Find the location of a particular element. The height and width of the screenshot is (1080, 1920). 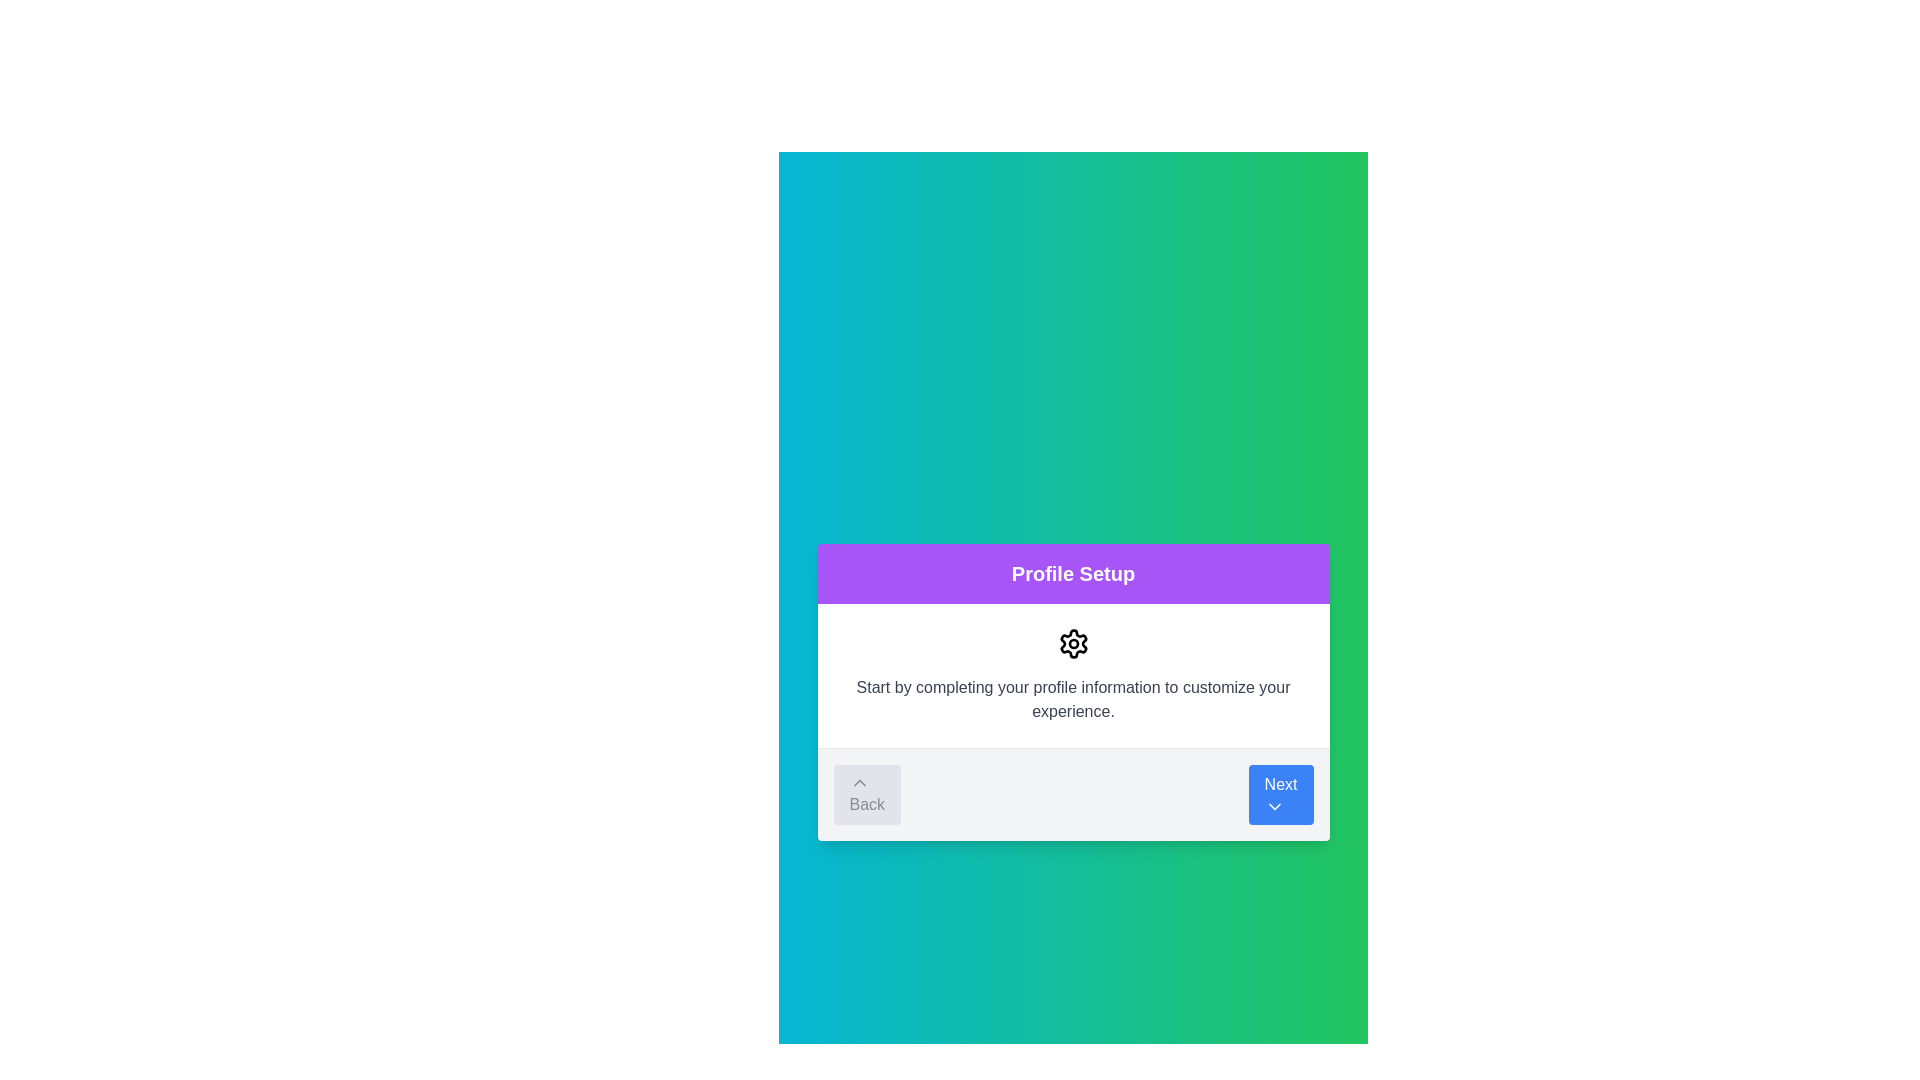

the icon located at the bottom-right corner of the 'Next' button is located at coordinates (1273, 805).